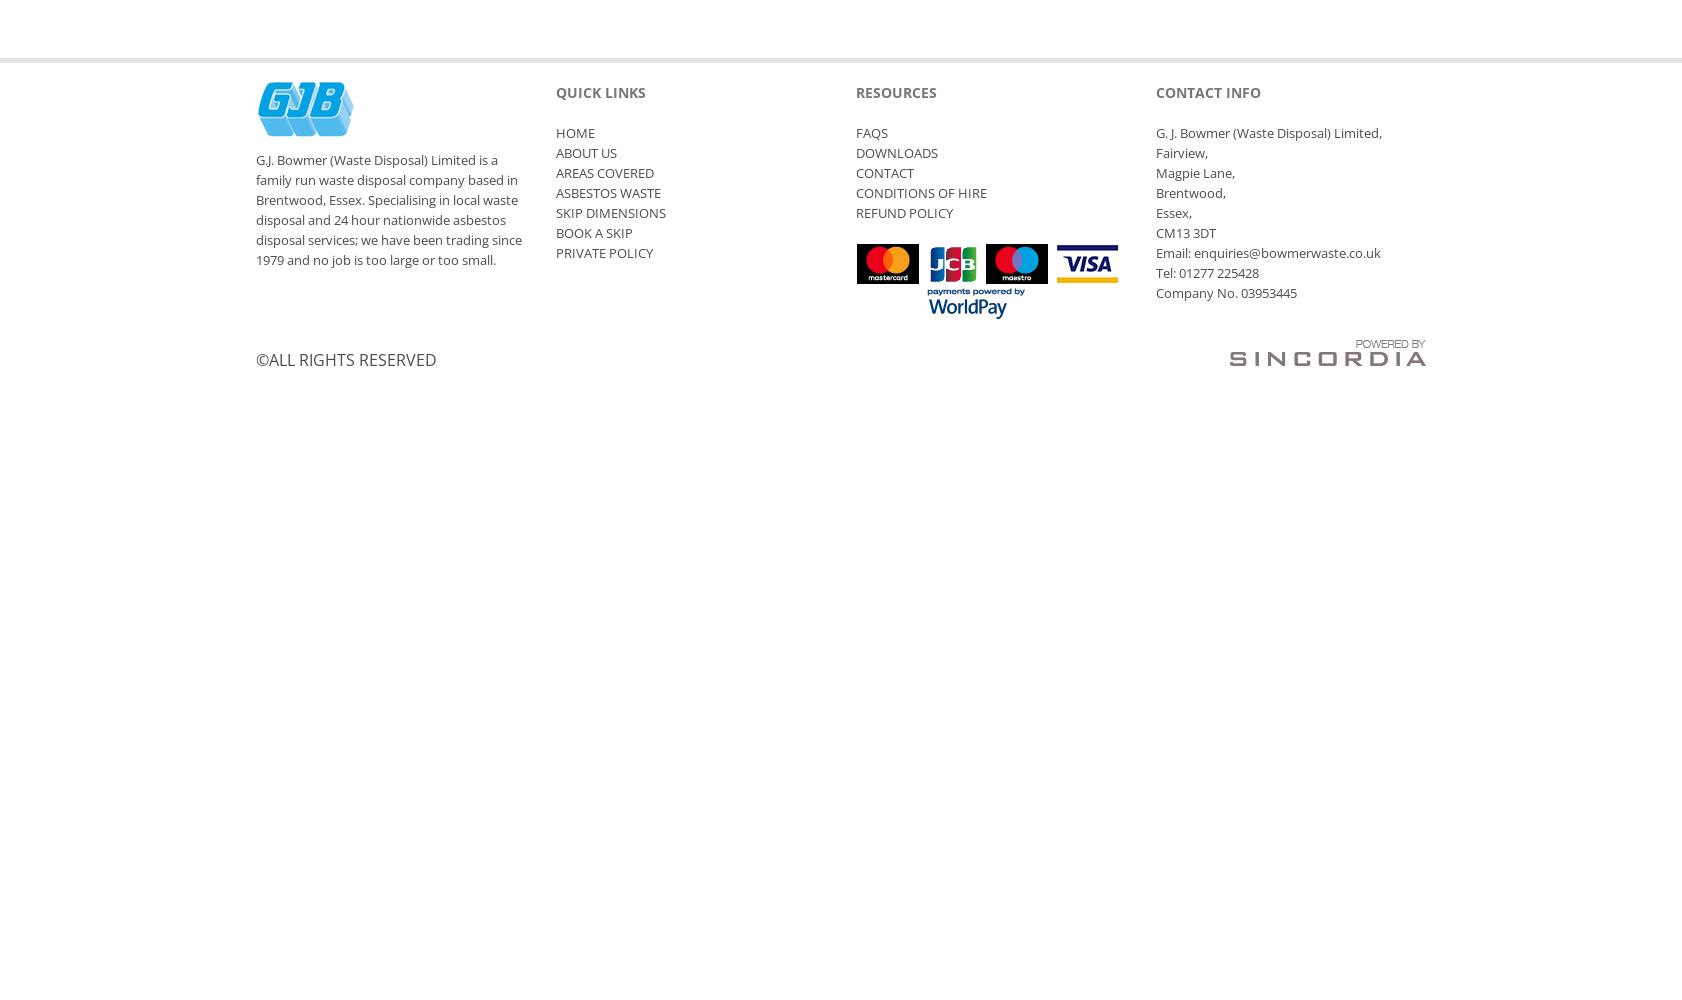  Describe the element at coordinates (896, 153) in the screenshot. I see `'Downloads'` at that location.